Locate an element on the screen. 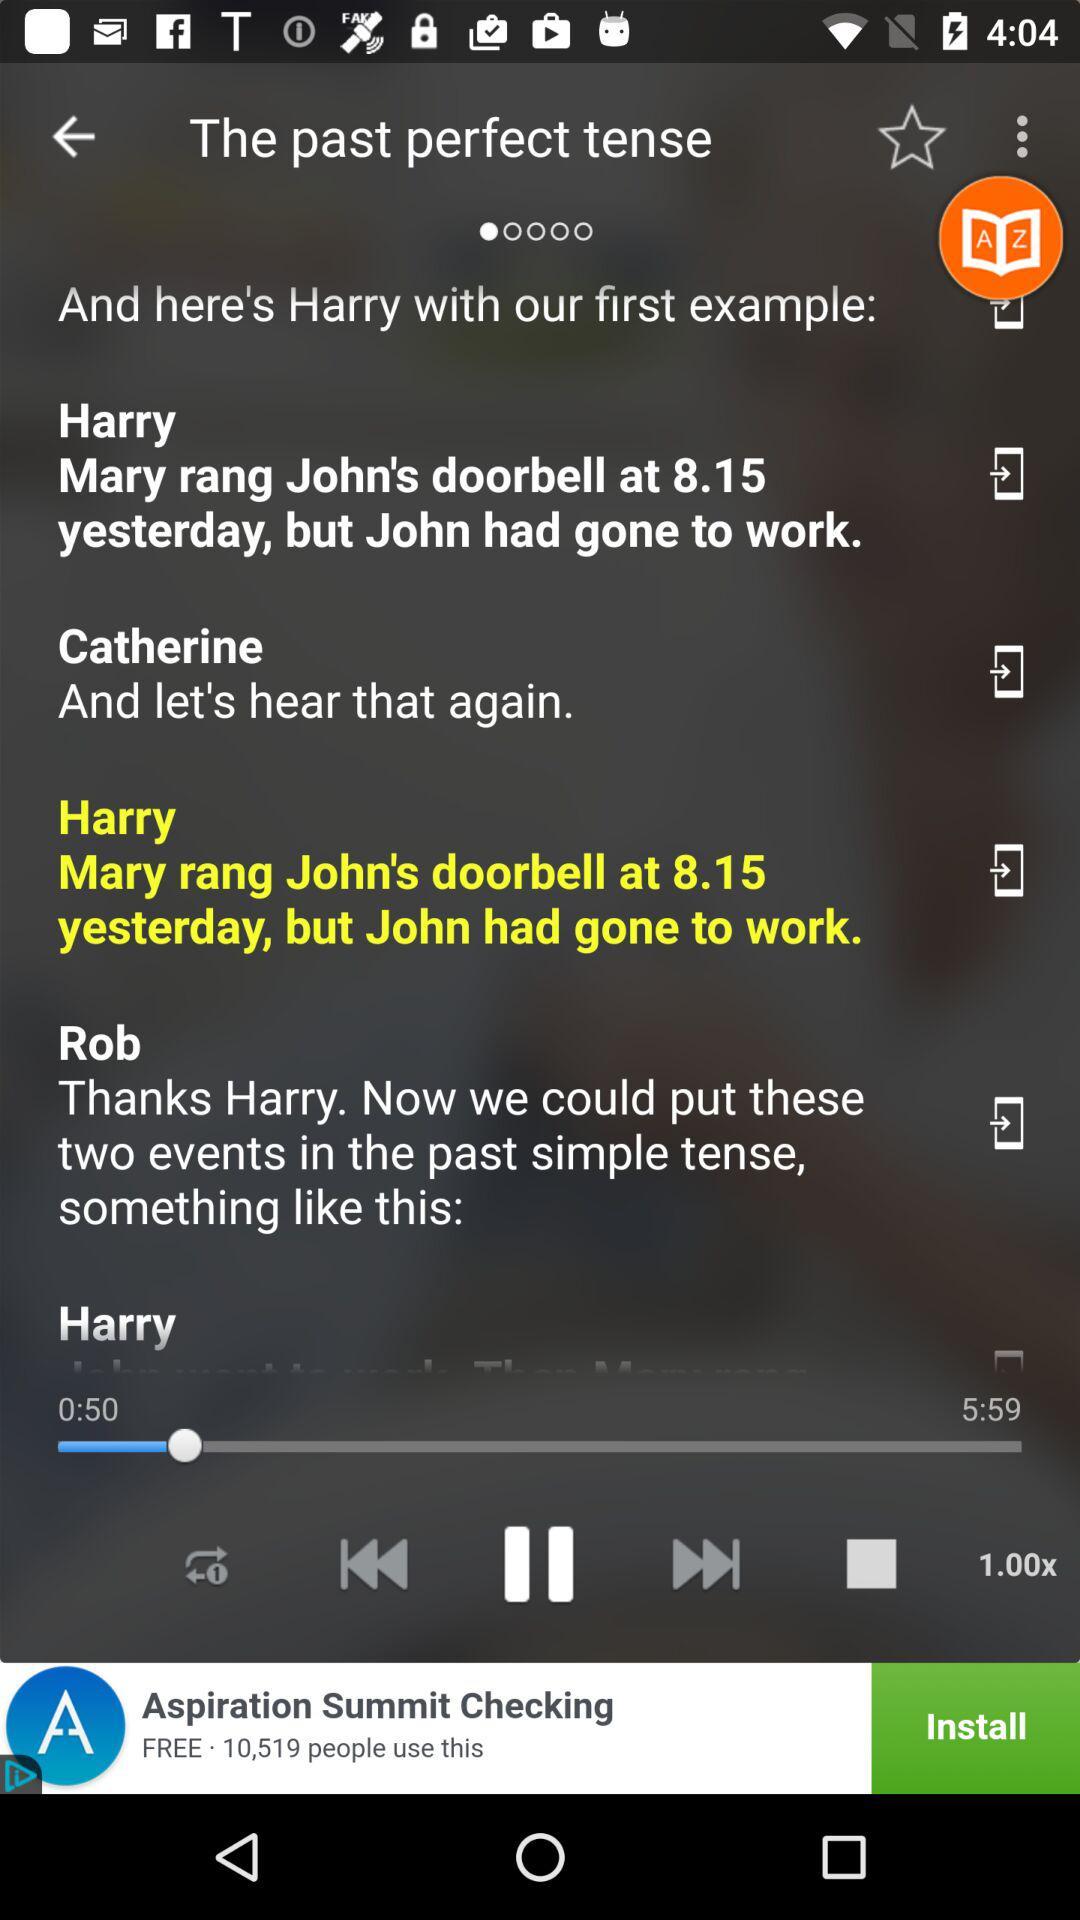 Image resolution: width=1080 pixels, height=1920 pixels. pauses media is located at coordinates (537, 1562).